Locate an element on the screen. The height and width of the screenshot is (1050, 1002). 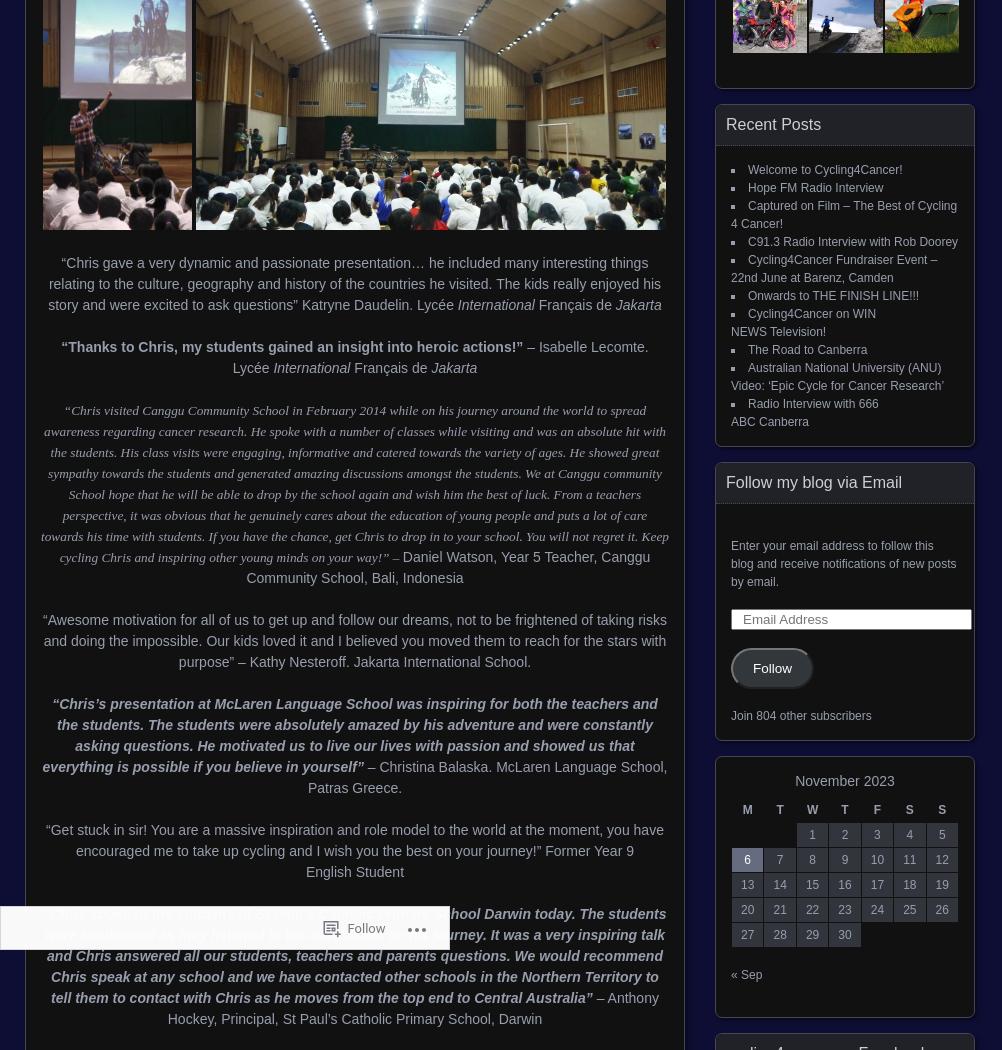
'12' is located at coordinates (940, 859).